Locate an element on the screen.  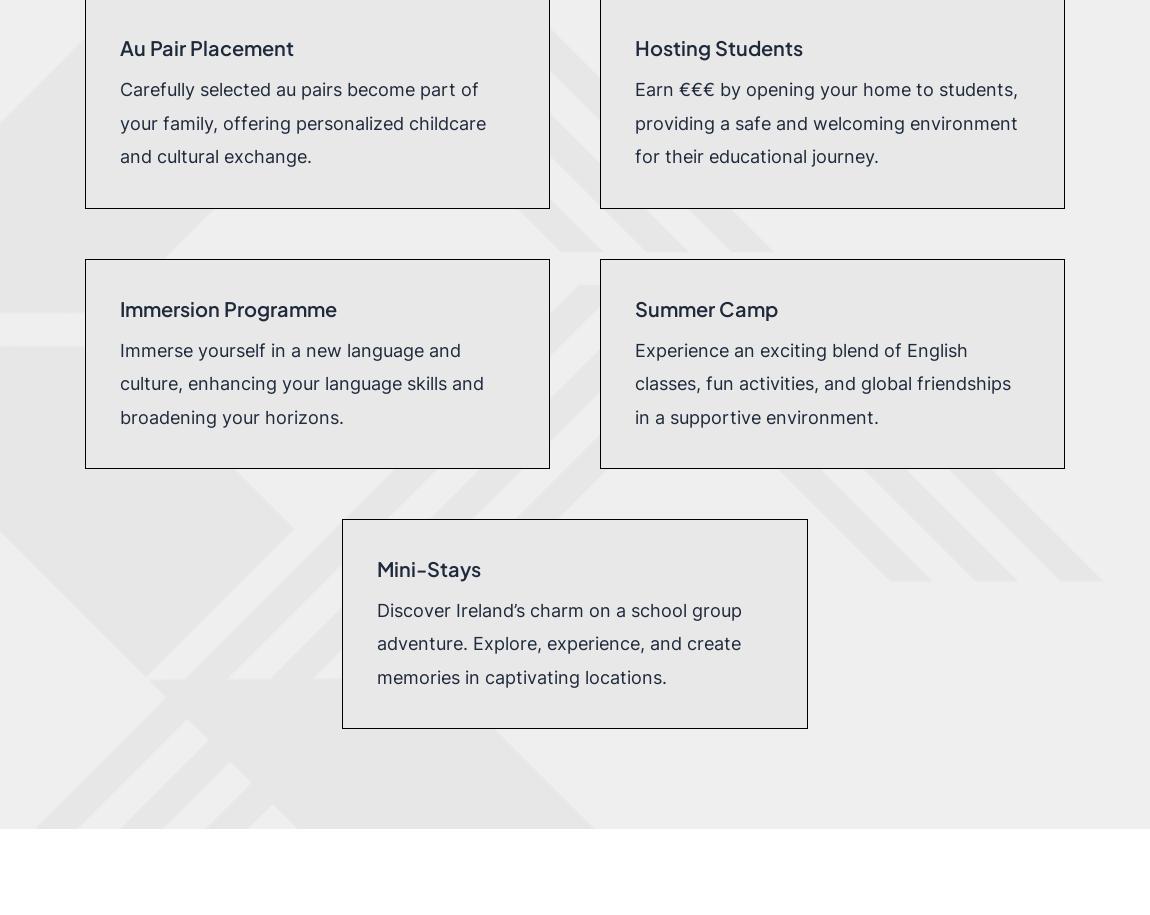
'Au Pair Placement' is located at coordinates (204, 47).